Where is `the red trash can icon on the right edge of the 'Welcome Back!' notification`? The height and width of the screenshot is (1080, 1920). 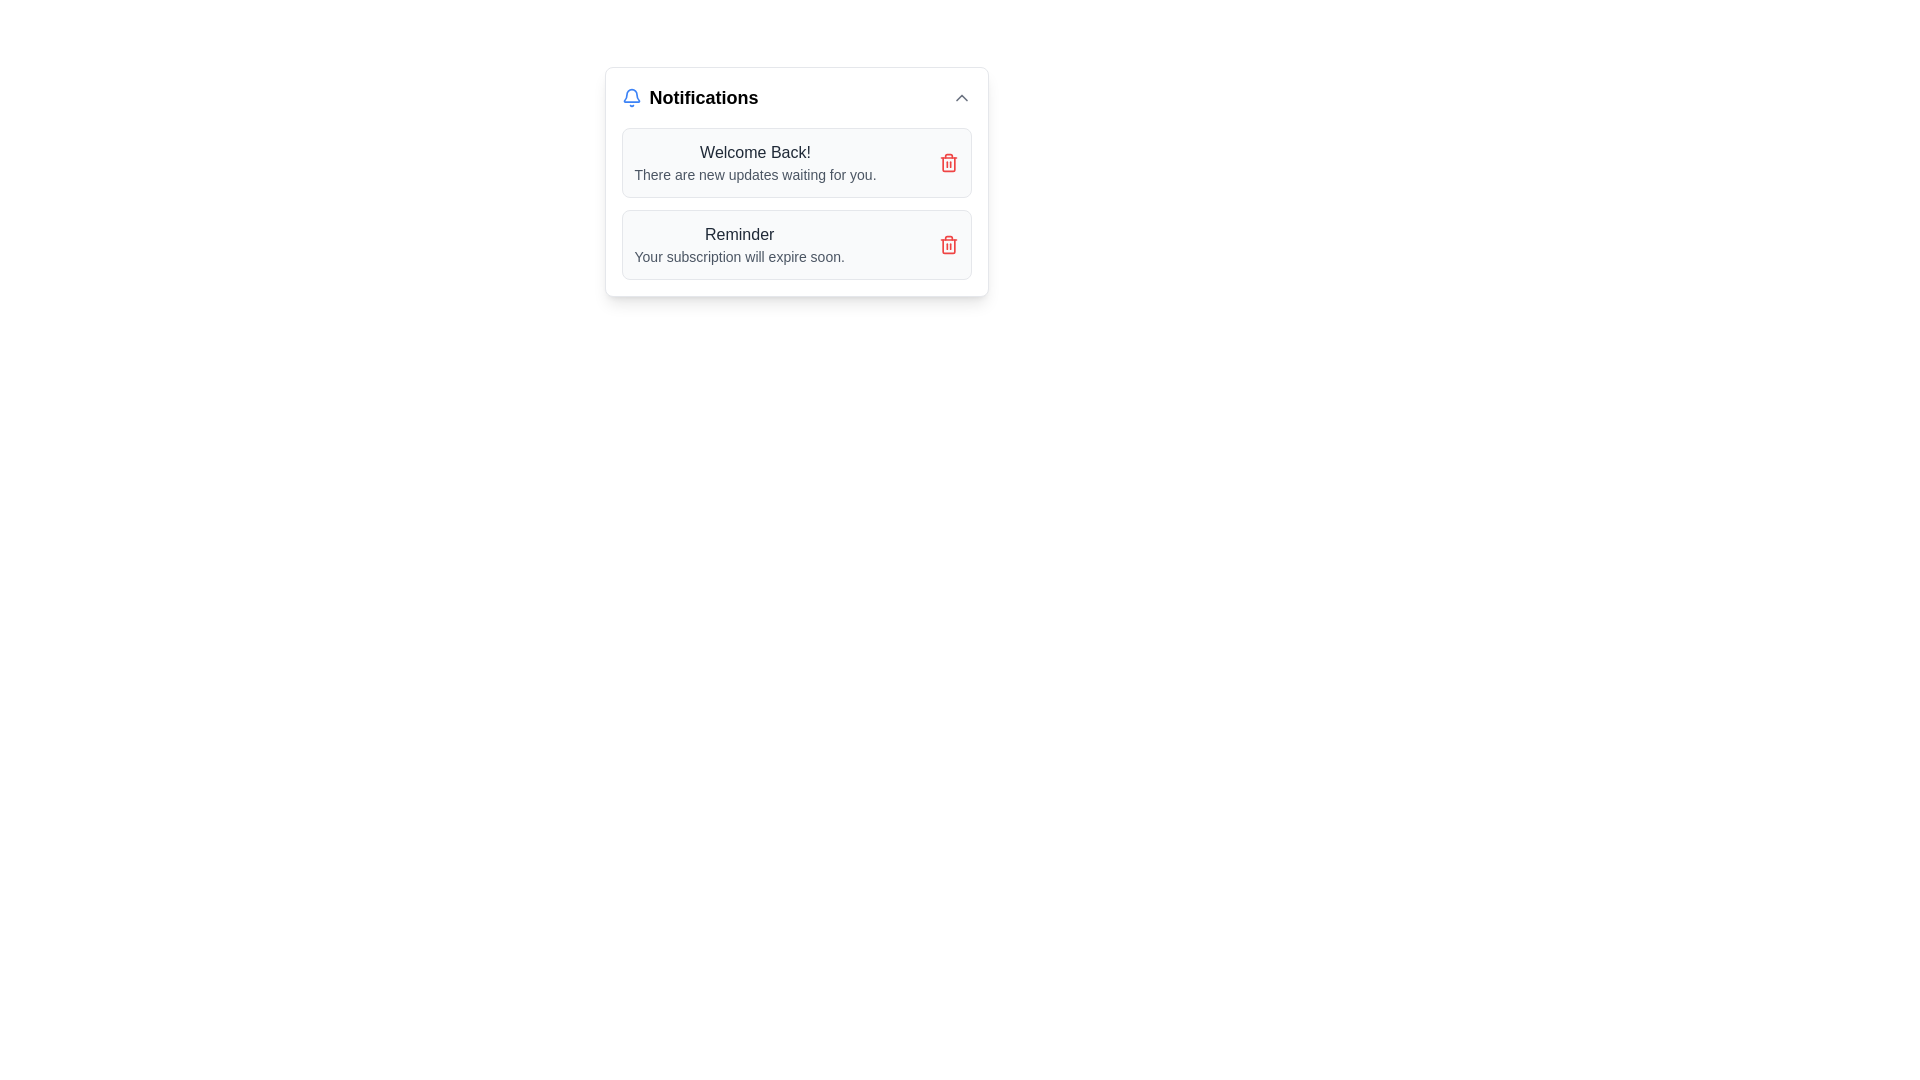
the red trash can icon on the right edge of the 'Welcome Back!' notification is located at coordinates (947, 161).